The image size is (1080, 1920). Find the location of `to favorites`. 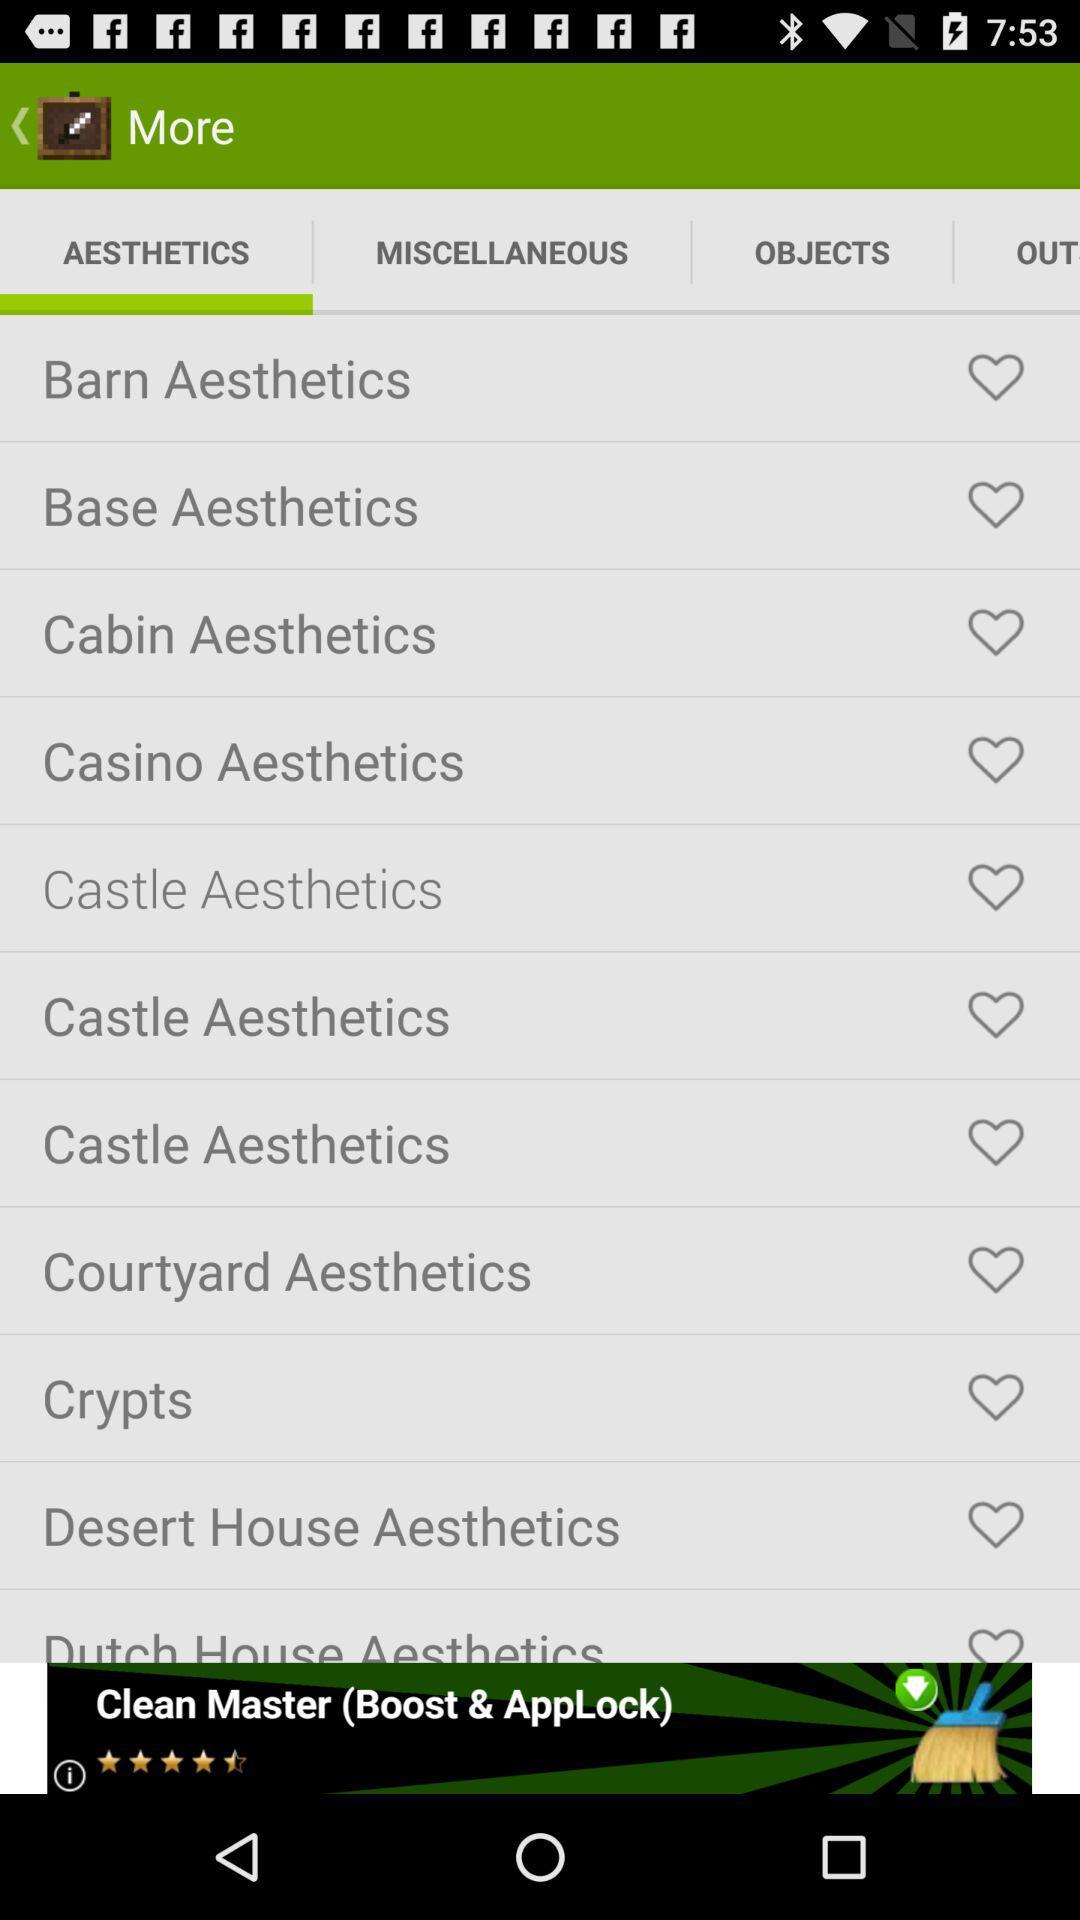

to favorites is located at coordinates (995, 378).